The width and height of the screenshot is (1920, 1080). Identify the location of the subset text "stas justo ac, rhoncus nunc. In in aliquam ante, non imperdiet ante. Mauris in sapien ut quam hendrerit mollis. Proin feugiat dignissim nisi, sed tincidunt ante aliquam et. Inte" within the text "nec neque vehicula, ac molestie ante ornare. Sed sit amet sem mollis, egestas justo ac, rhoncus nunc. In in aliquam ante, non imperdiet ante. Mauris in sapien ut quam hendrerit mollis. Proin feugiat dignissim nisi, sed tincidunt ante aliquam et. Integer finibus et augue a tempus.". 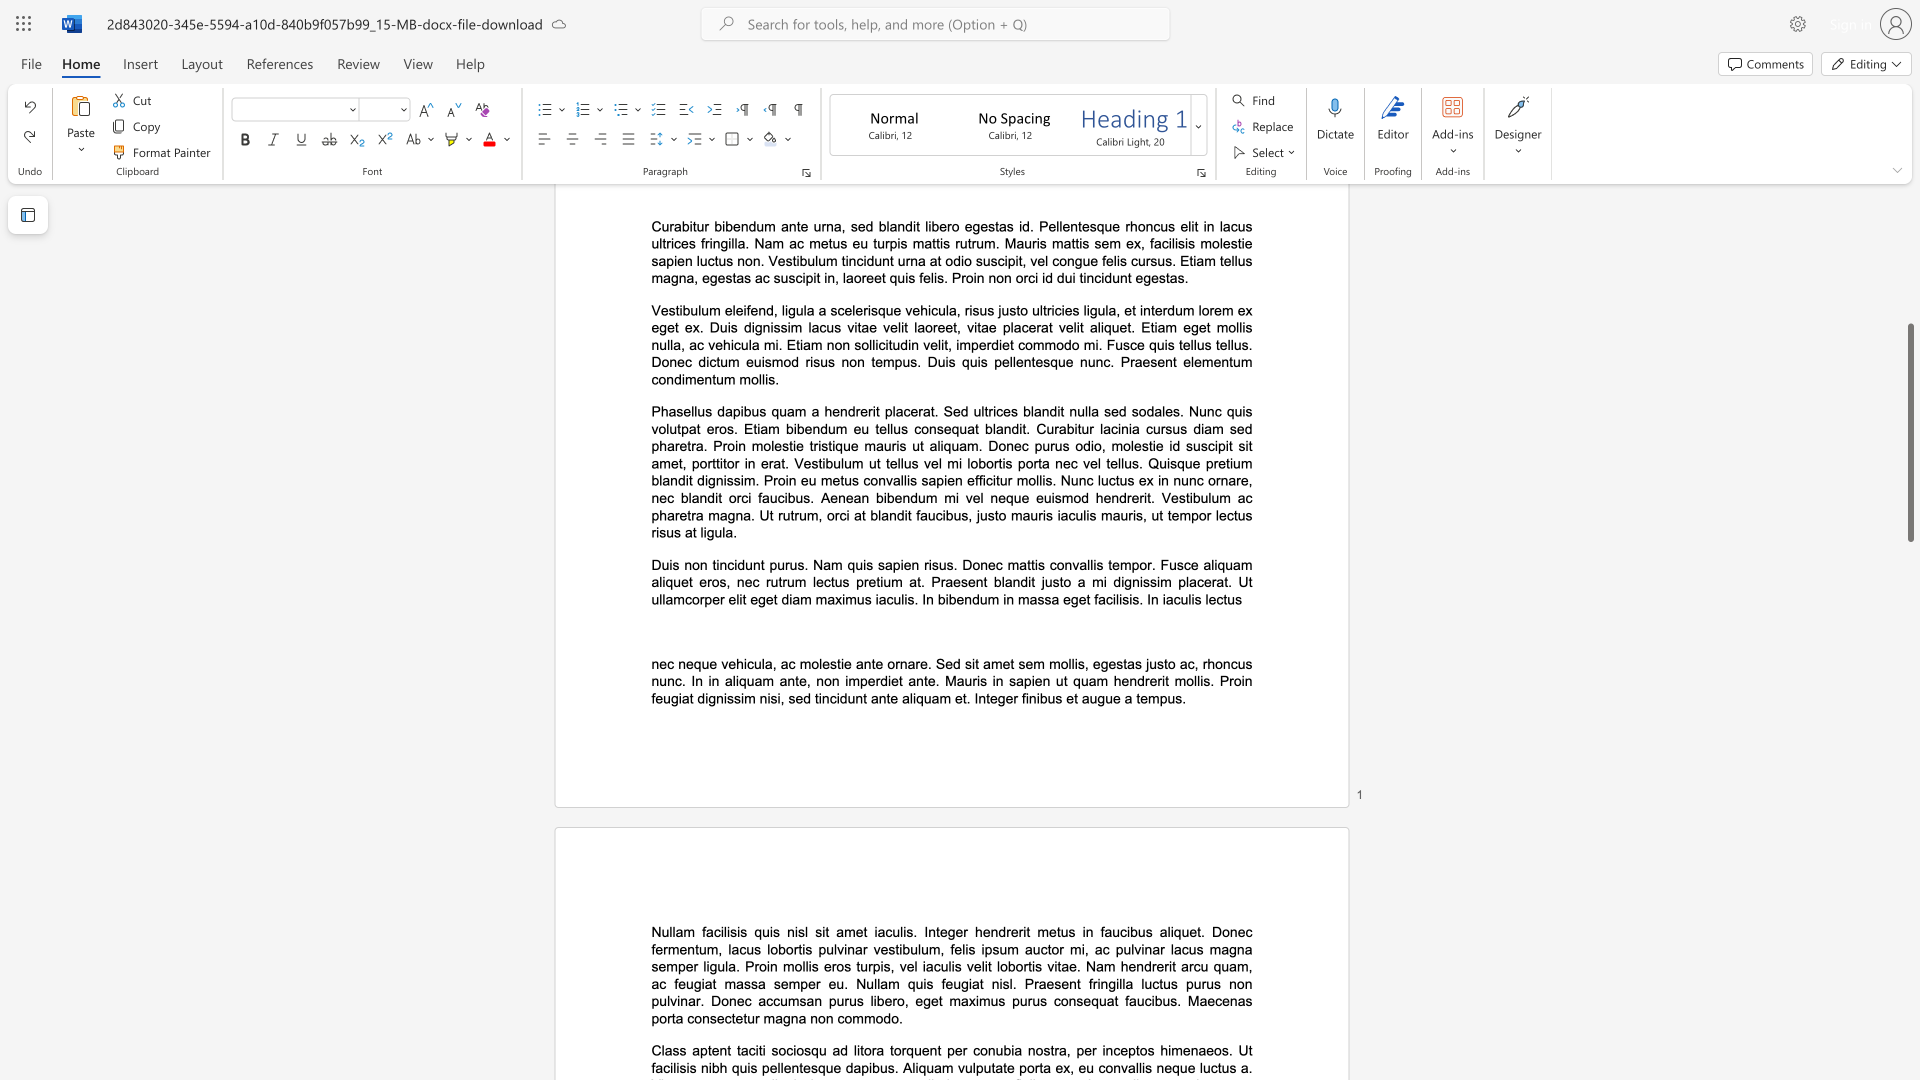
(1115, 664).